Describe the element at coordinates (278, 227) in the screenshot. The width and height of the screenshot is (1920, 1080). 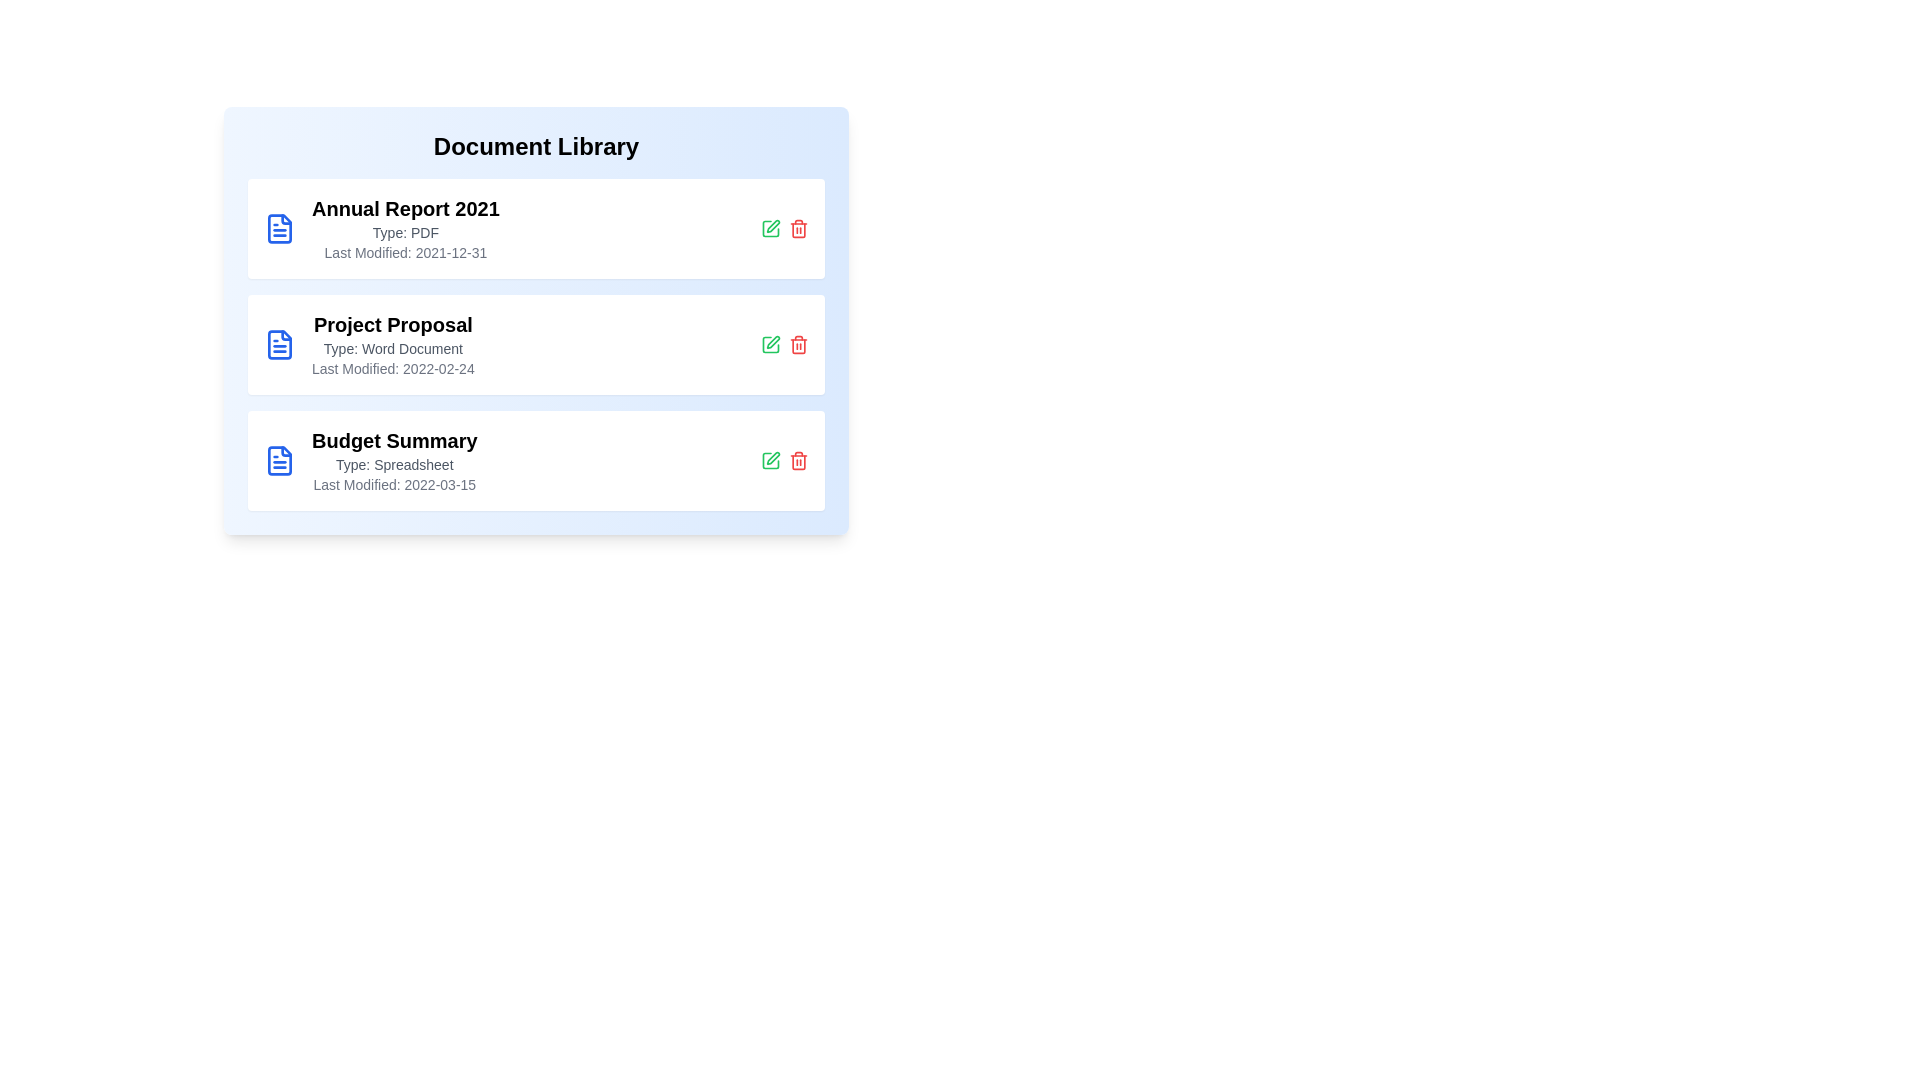
I see `the document icon to perform an action on the document: view` at that location.